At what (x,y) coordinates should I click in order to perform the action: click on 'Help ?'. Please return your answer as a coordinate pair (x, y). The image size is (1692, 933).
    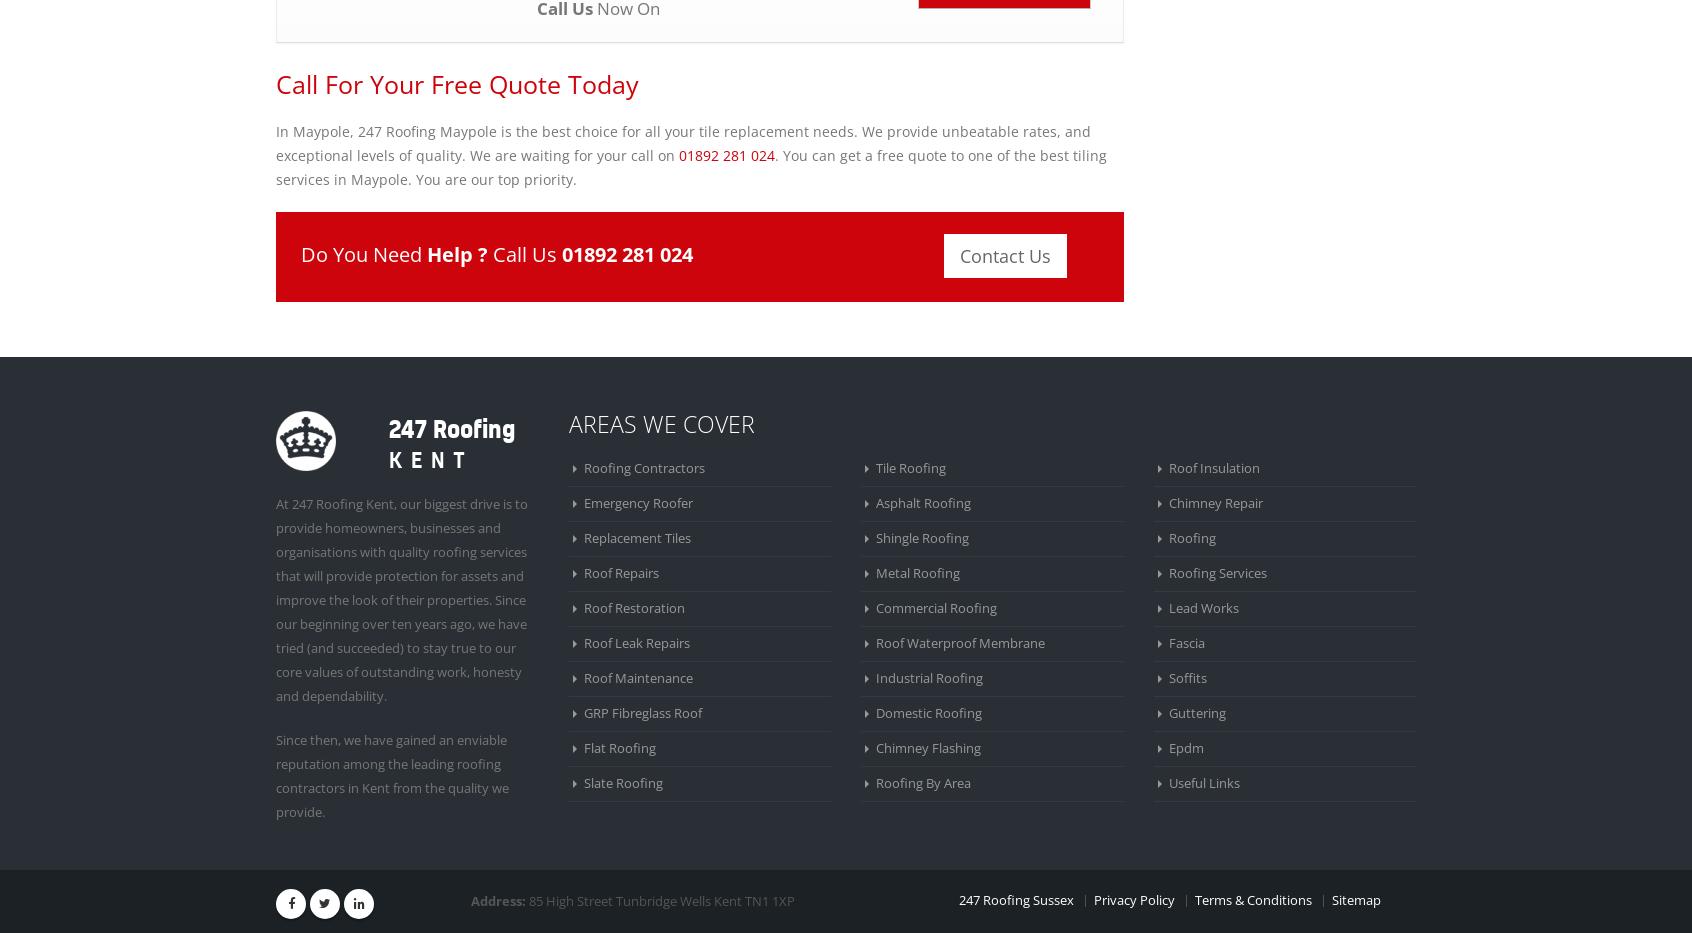
    Looking at the image, I should click on (426, 252).